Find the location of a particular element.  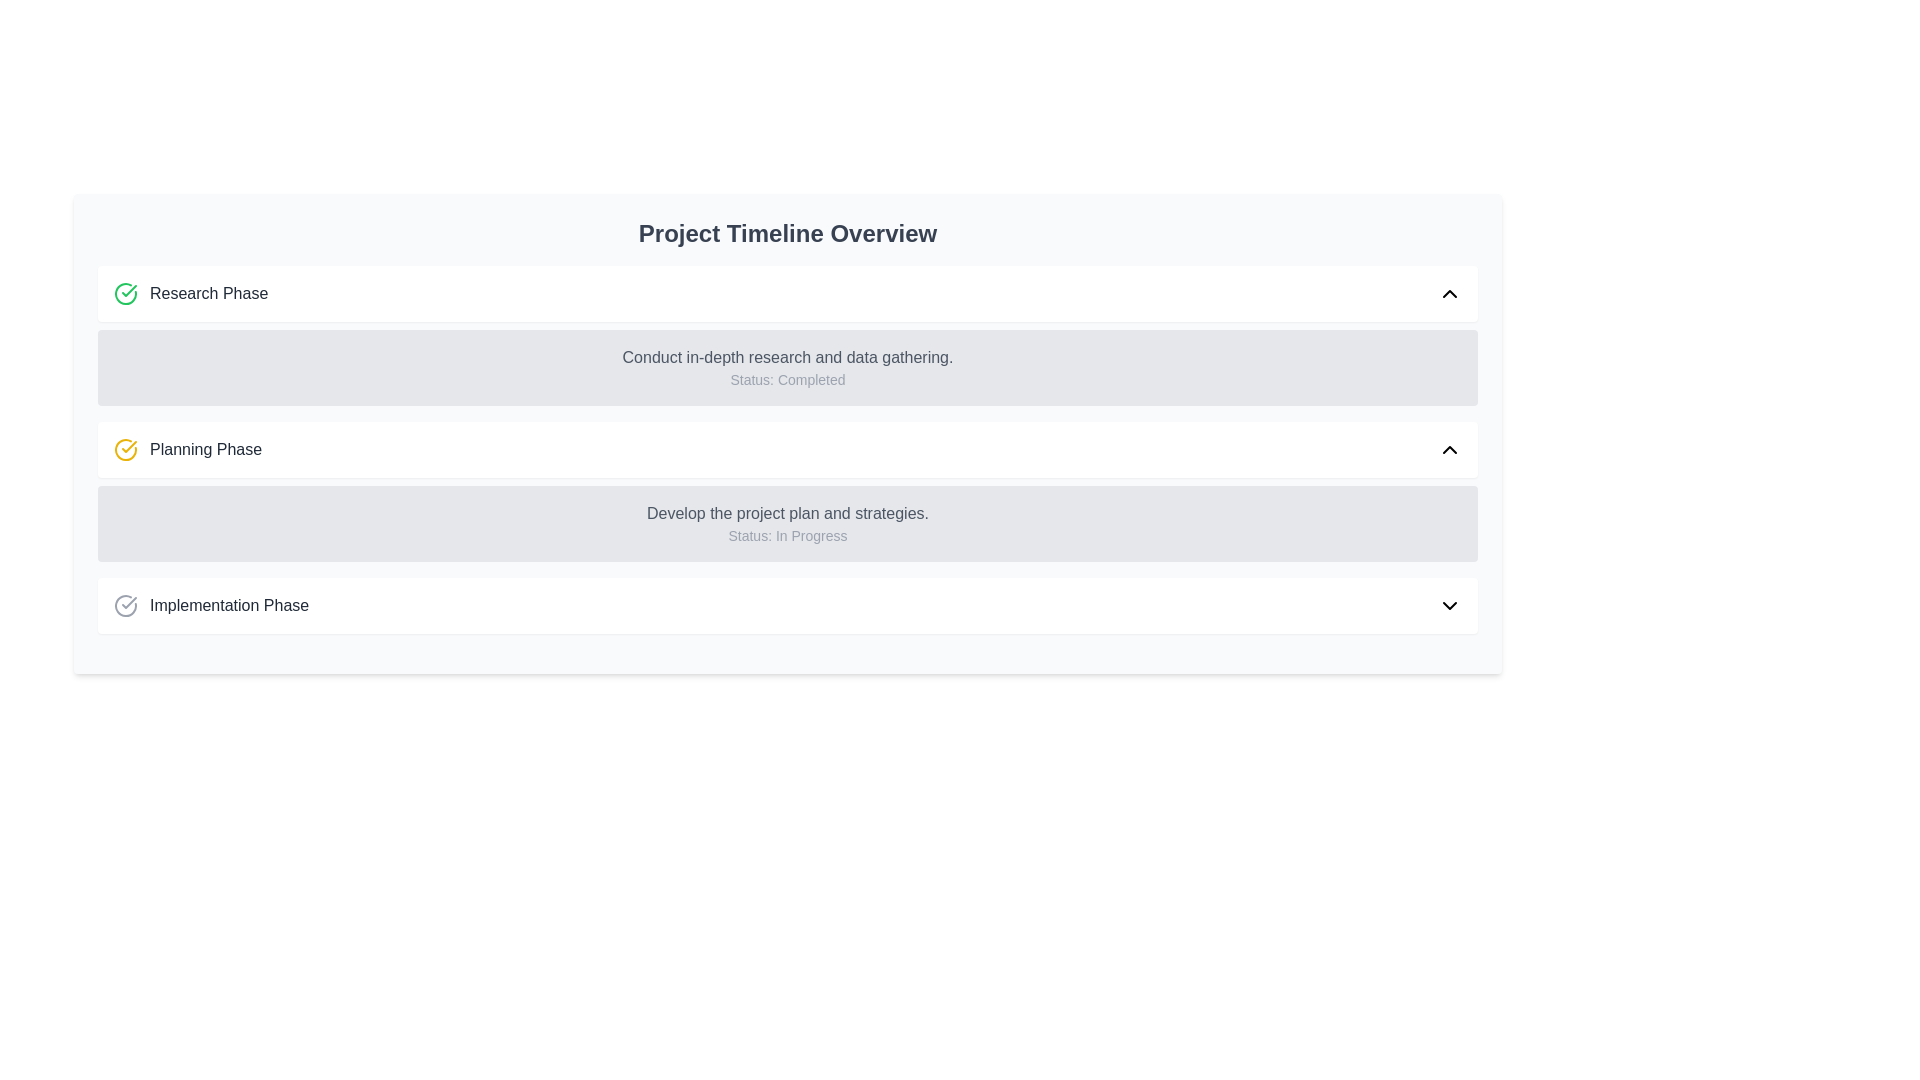

the yellow checkmark icon with a circular border, which represents the 'Planning Phase.' This icon is located to the left of the text 'Planning Phase.' is located at coordinates (124, 450).